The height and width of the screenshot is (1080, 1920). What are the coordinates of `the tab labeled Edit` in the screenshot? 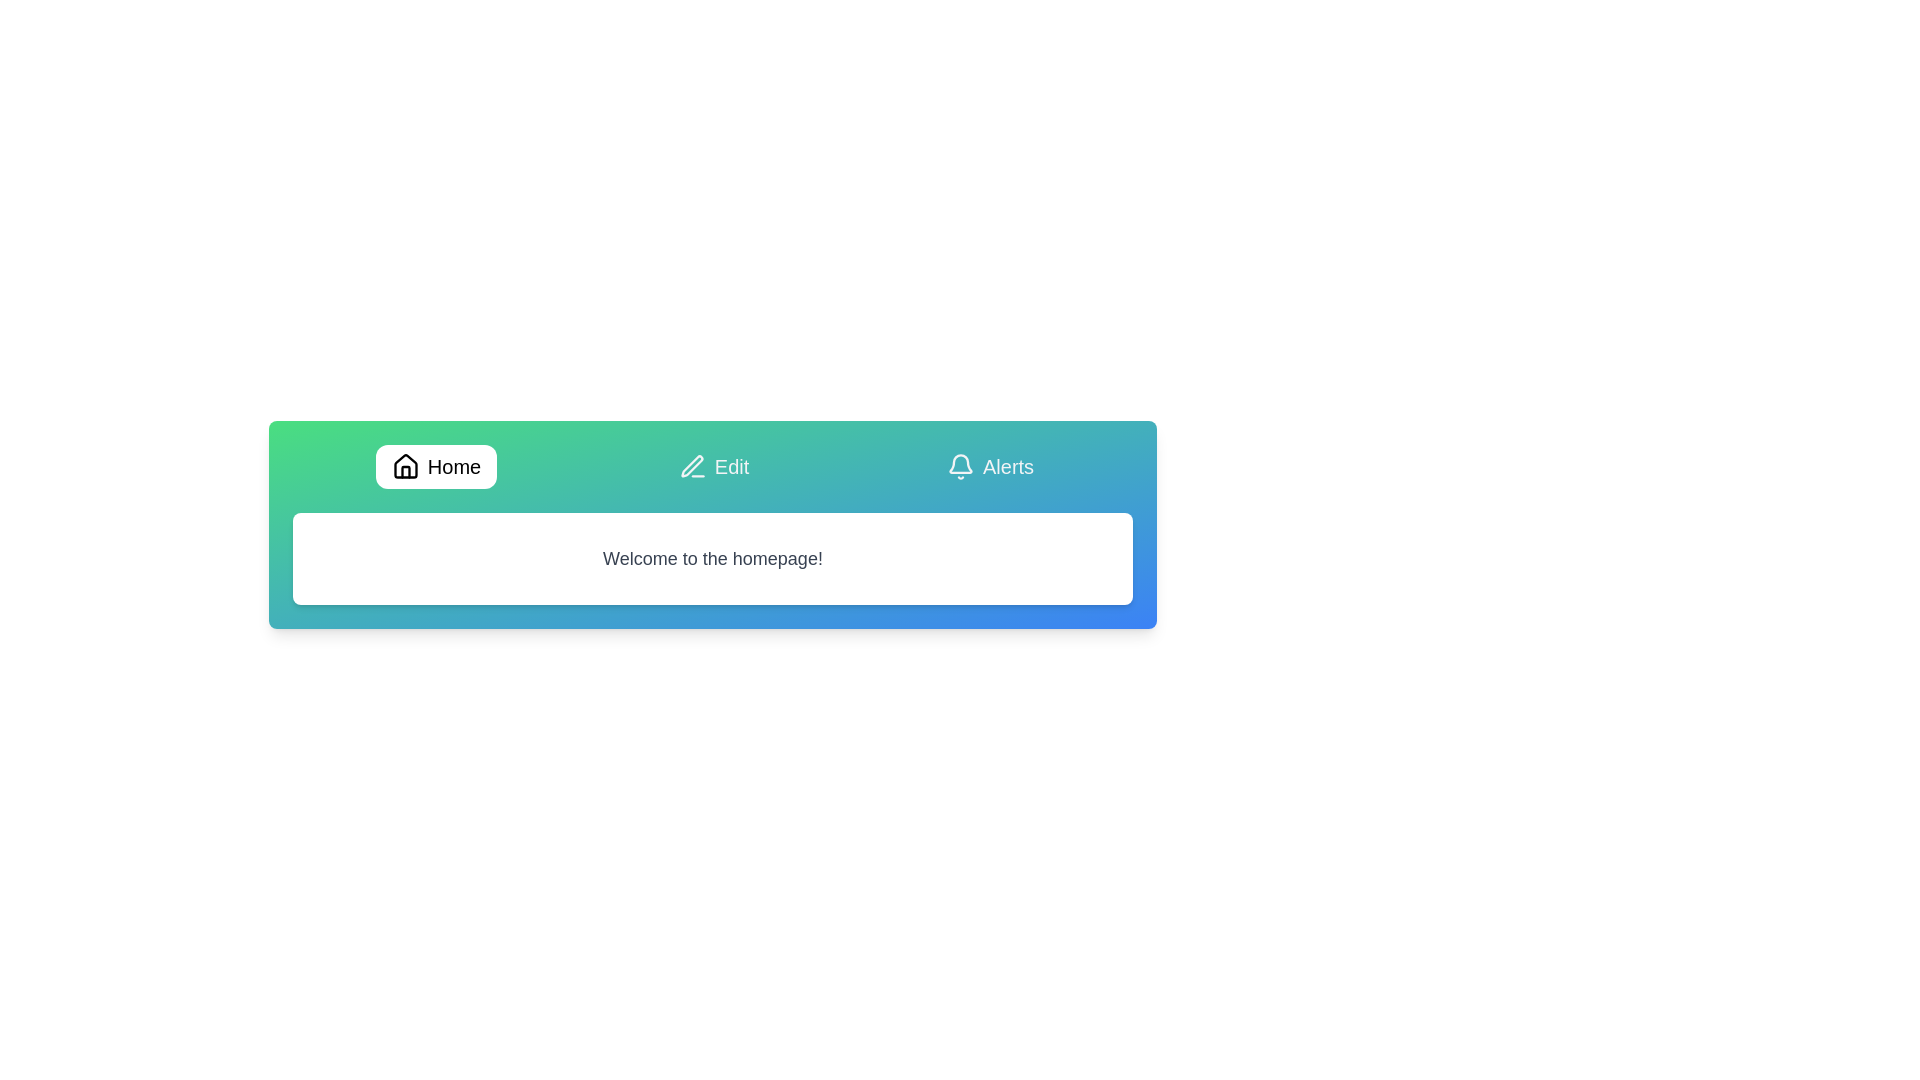 It's located at (714, 466).